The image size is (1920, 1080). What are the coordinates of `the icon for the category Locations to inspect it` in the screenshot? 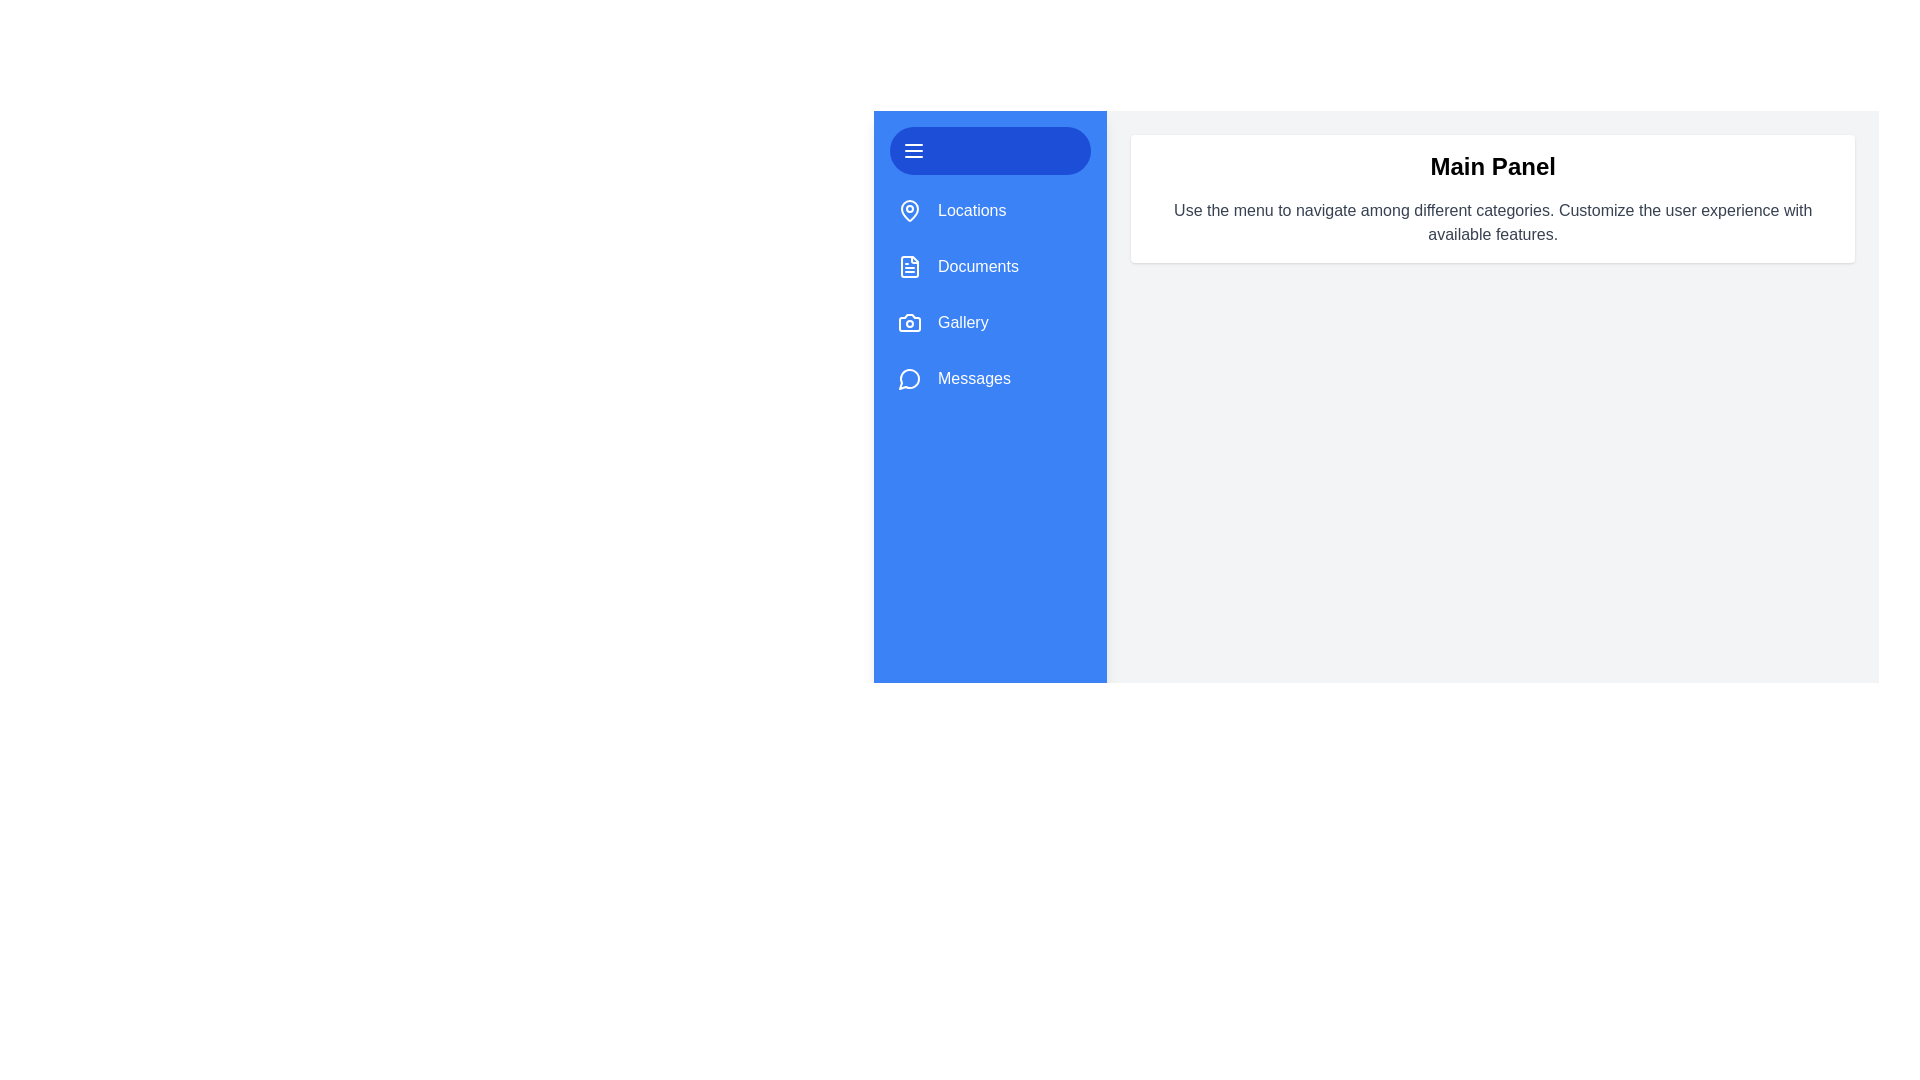 It's located at (909, 211).